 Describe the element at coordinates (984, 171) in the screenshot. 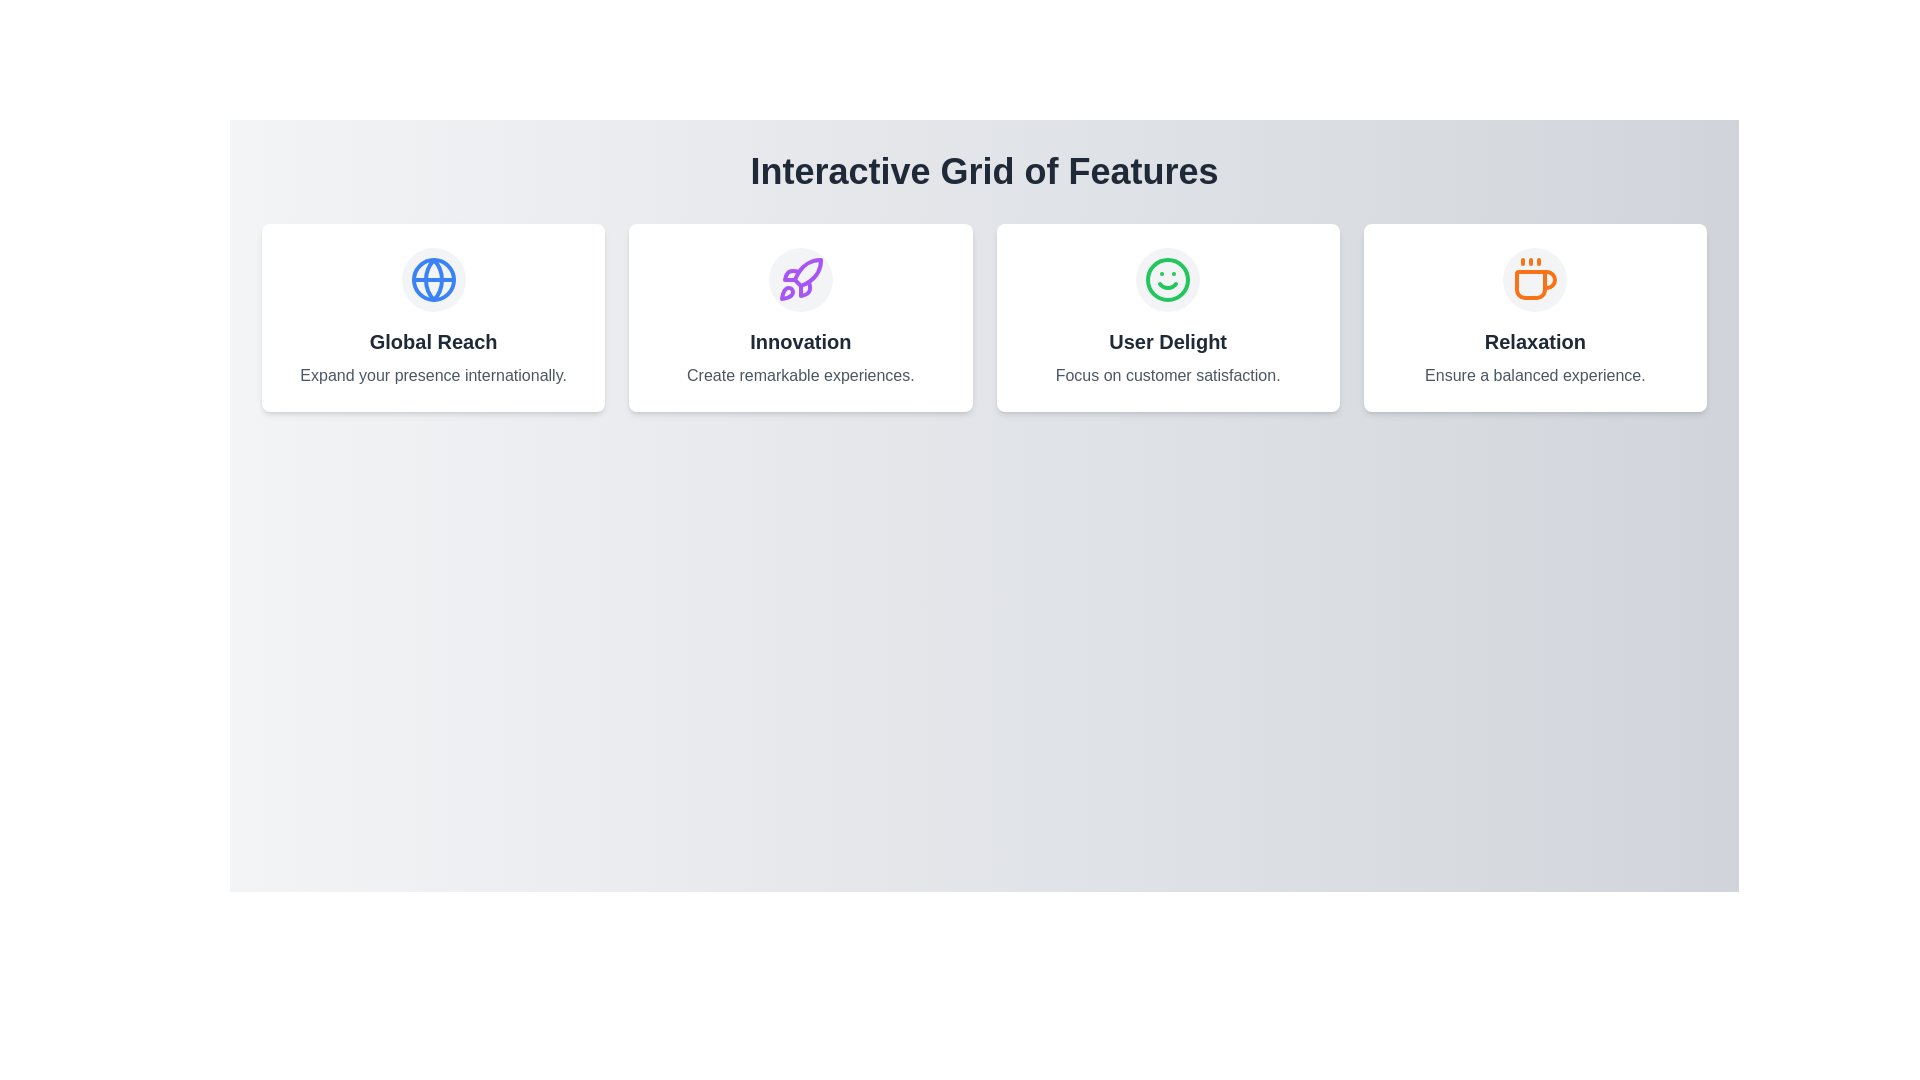

I see `the prominent header text reading 'Interactive Grid of Features', which is styled with a bold, large gray font and centrally aligned at the top of the interface` at that location.